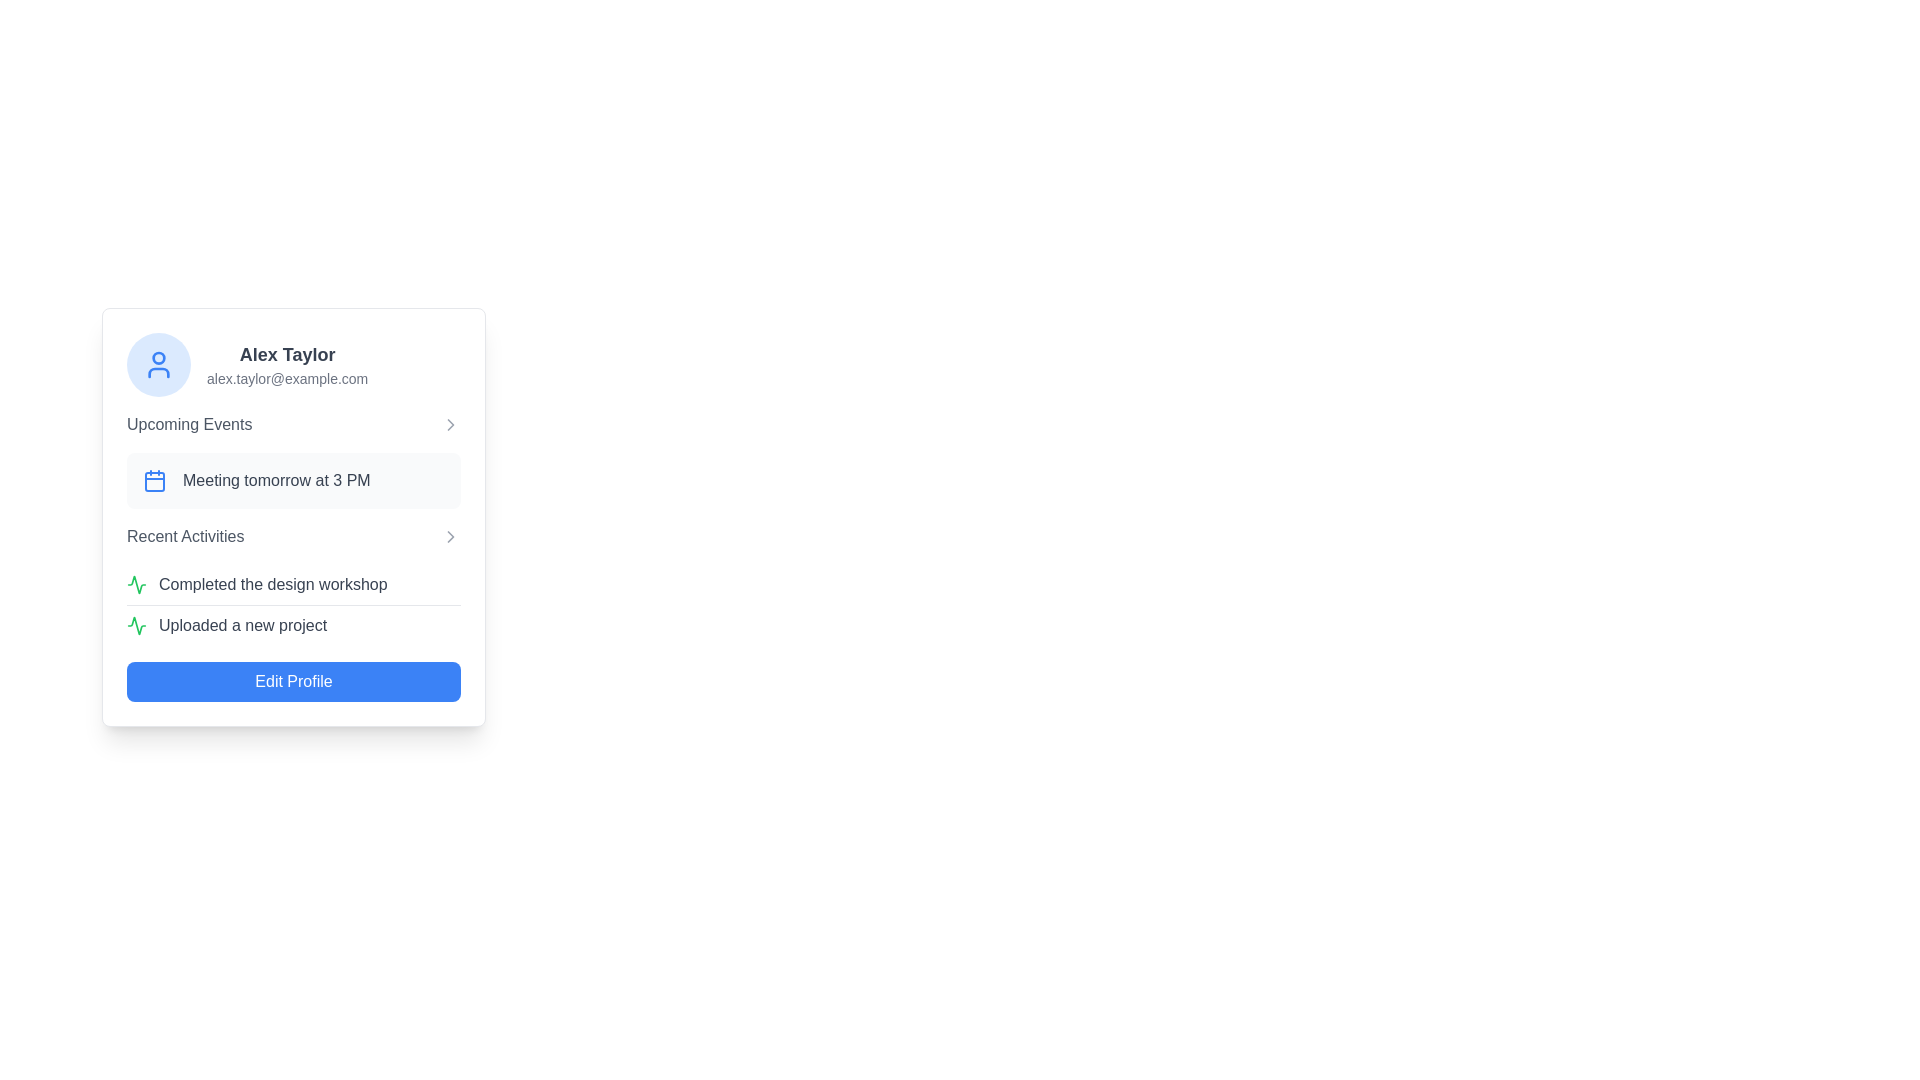  Describe the element at coordinates (157, 357) in the screenshot. I see `the decorative graphical circle element located at the top of the user avatar in the profile card` at that location.